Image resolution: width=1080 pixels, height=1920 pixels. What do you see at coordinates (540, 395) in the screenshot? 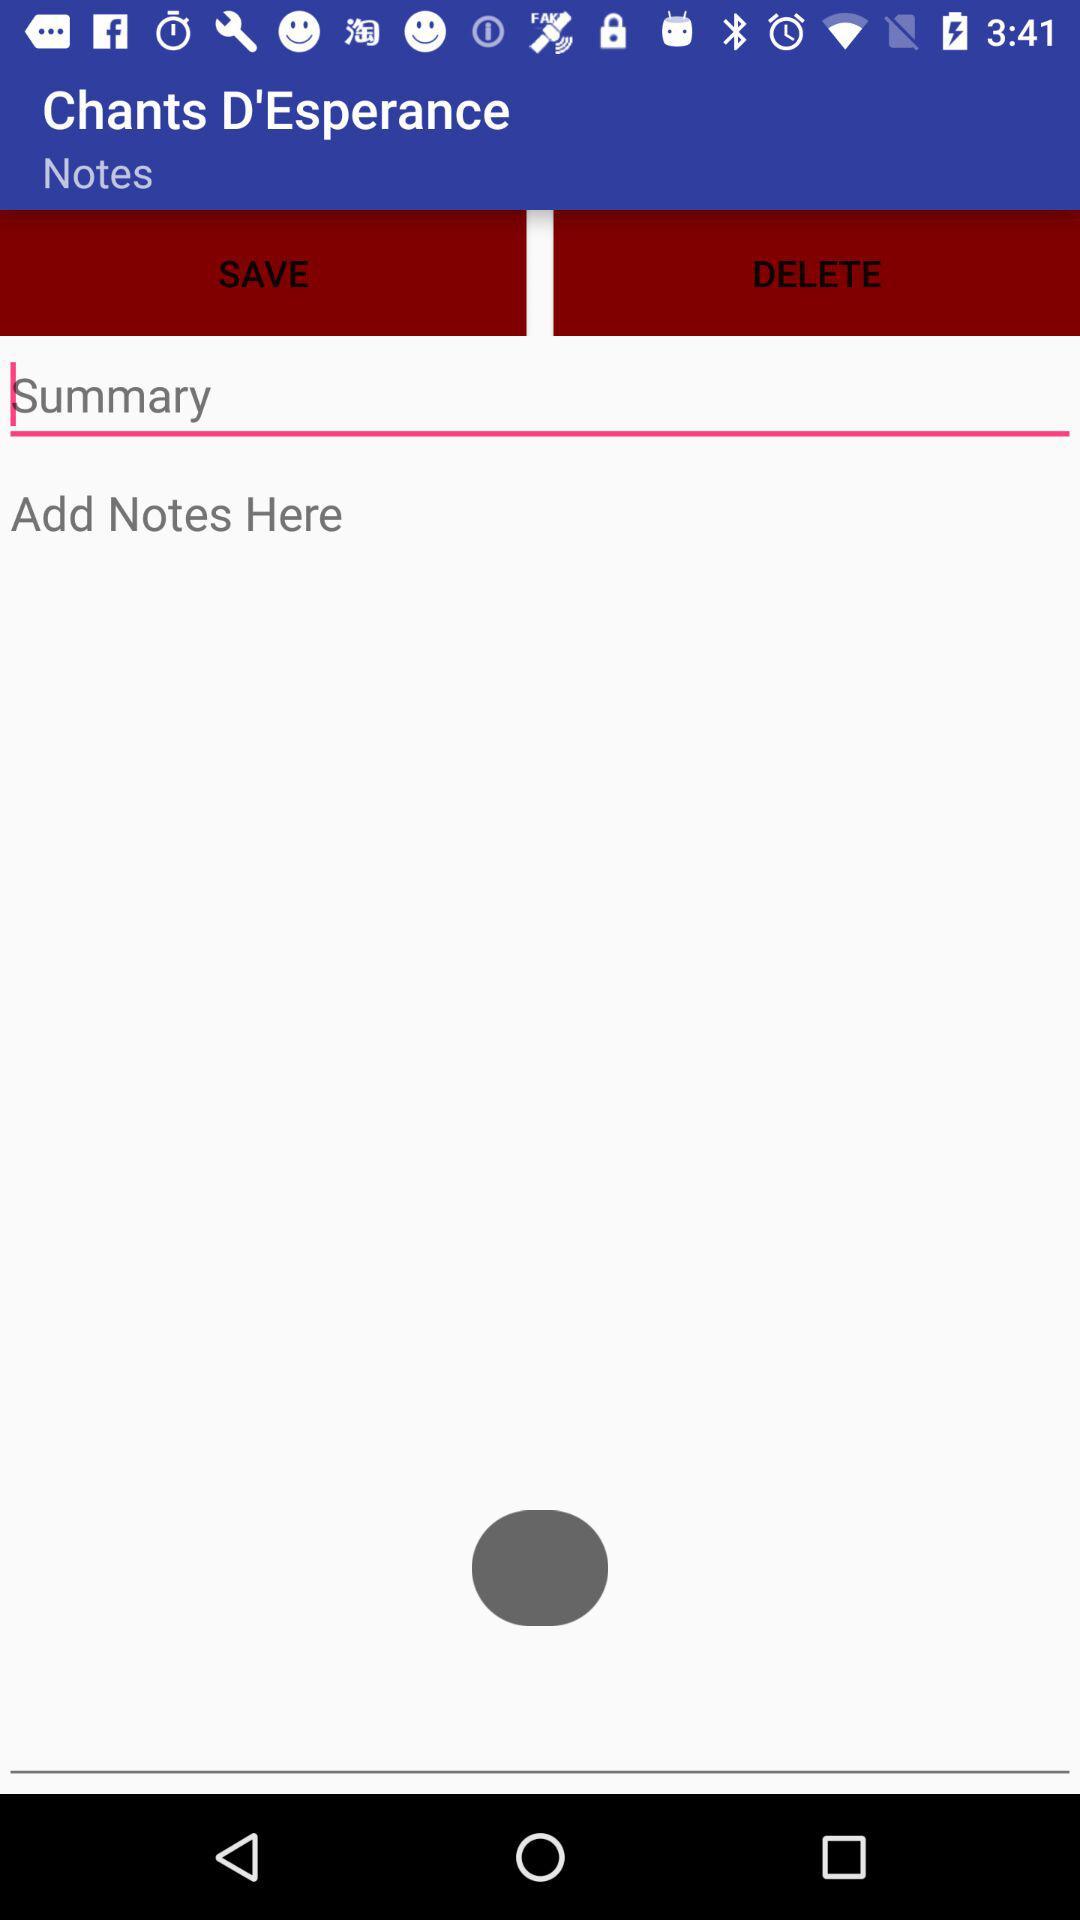
I see `type summary` at bounding box center [540, 395].